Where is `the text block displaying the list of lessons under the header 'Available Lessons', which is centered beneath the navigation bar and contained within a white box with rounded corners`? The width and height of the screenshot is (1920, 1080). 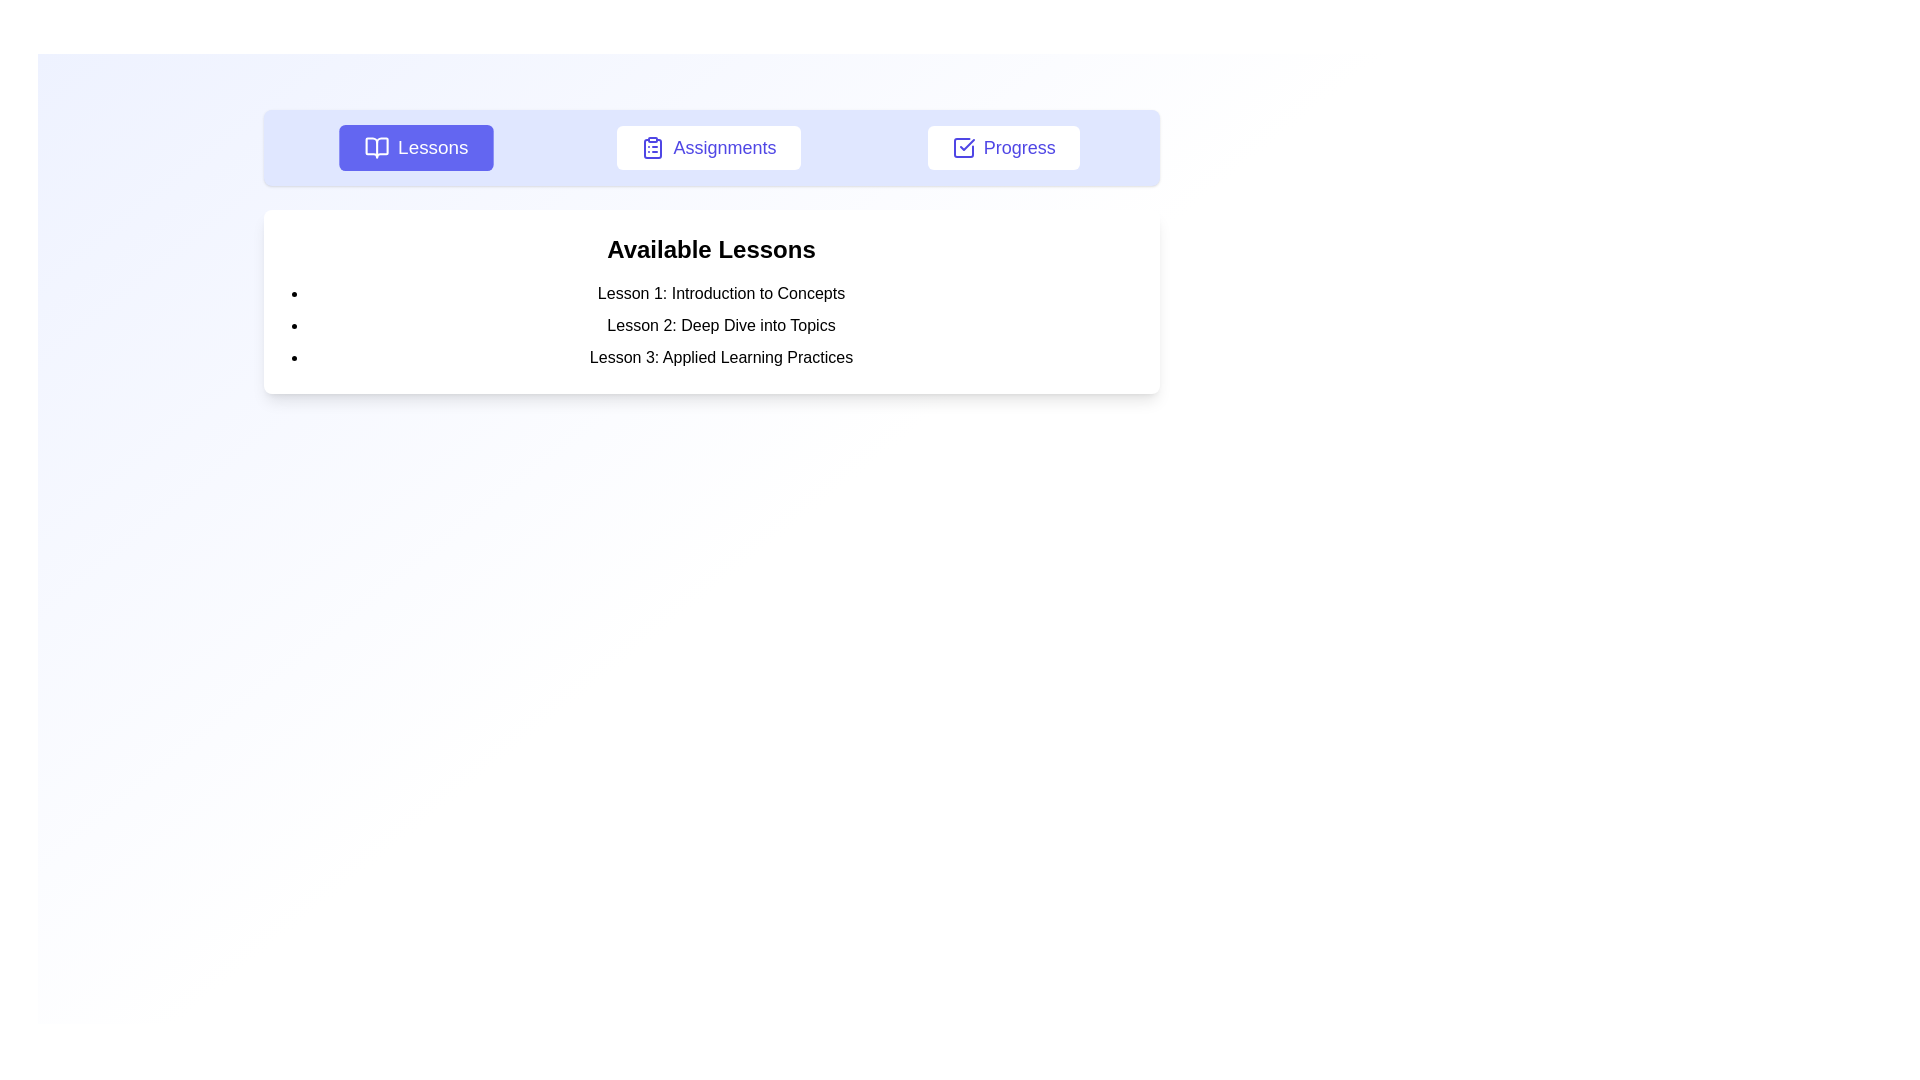 the text block displaying the list of lessons under the header 'Available Lessons', which is centered beneath the navigation bar and contained within a white box with rounded corners is located at coordinates (711, 301).